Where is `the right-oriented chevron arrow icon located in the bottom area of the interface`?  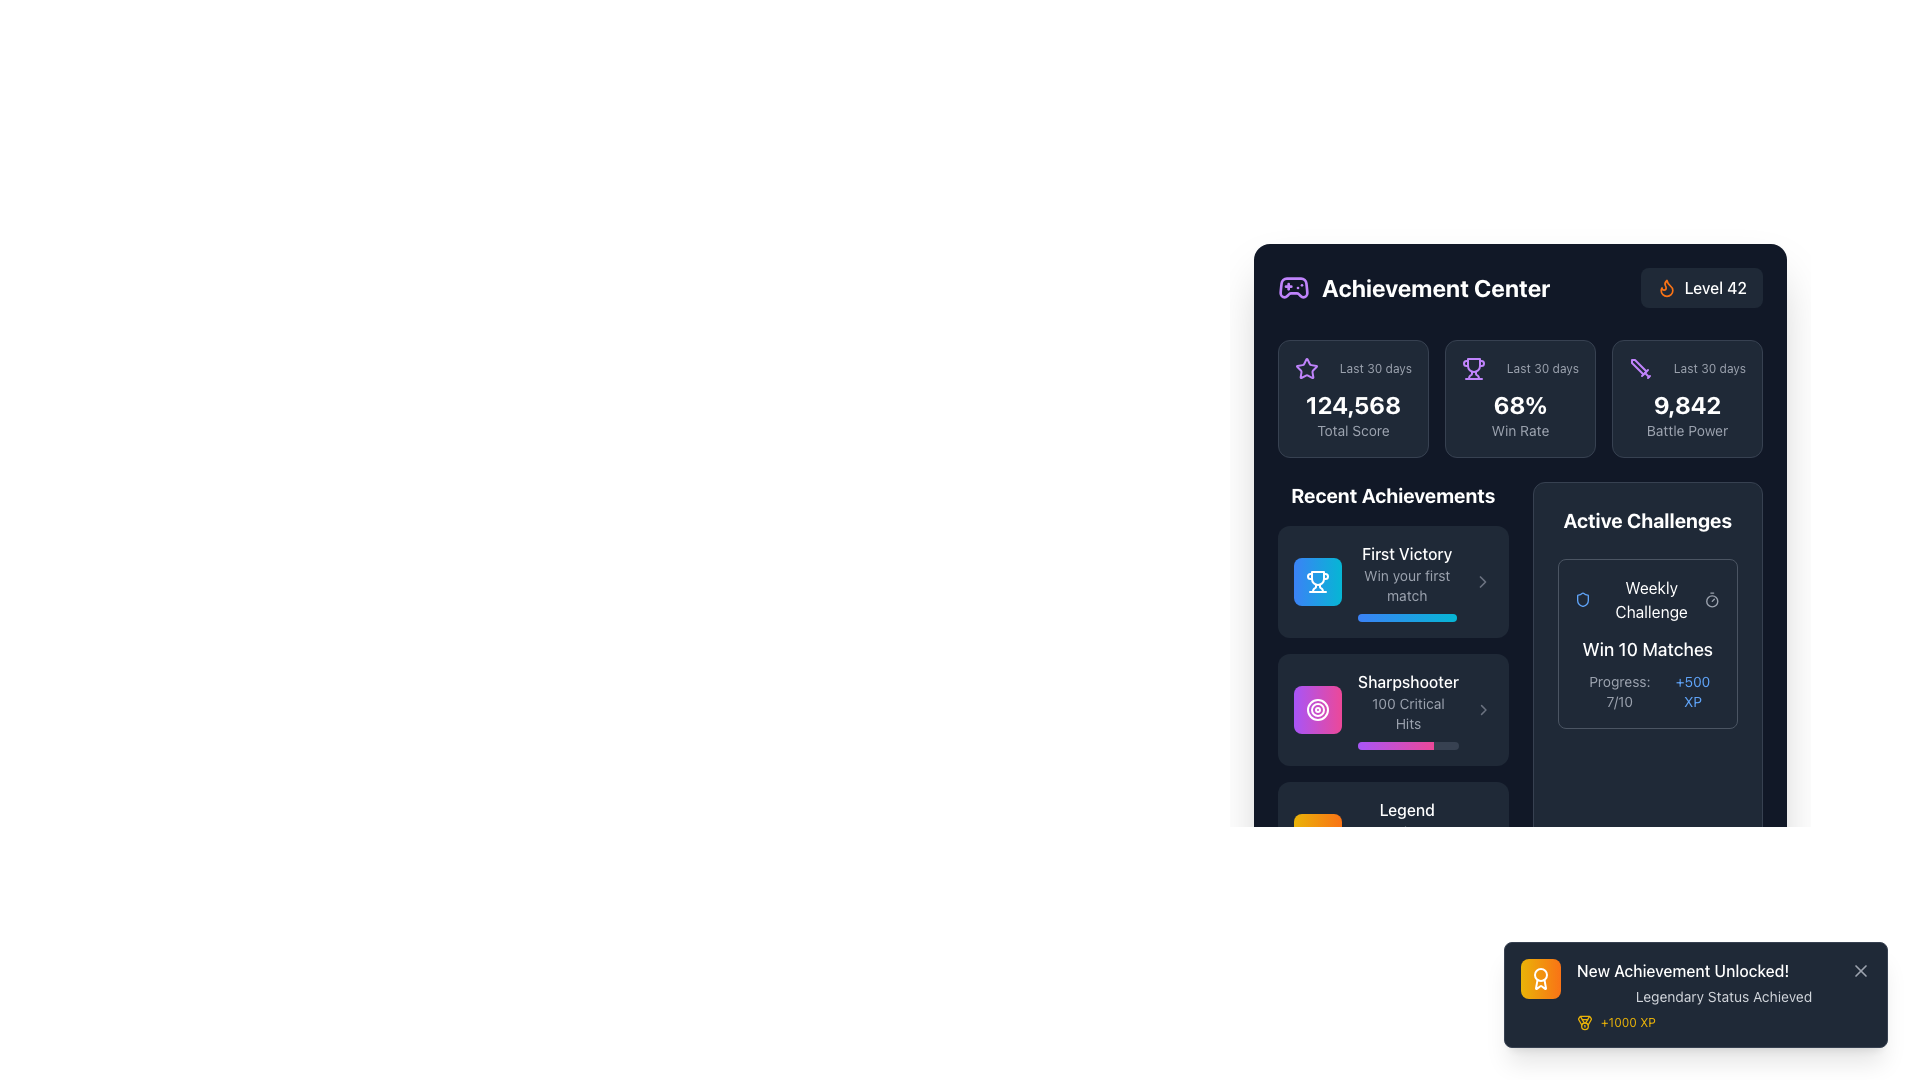 the right-oriented chevron arrow icon located in the bottom area of the interface is located at coordinates (1482, 837).